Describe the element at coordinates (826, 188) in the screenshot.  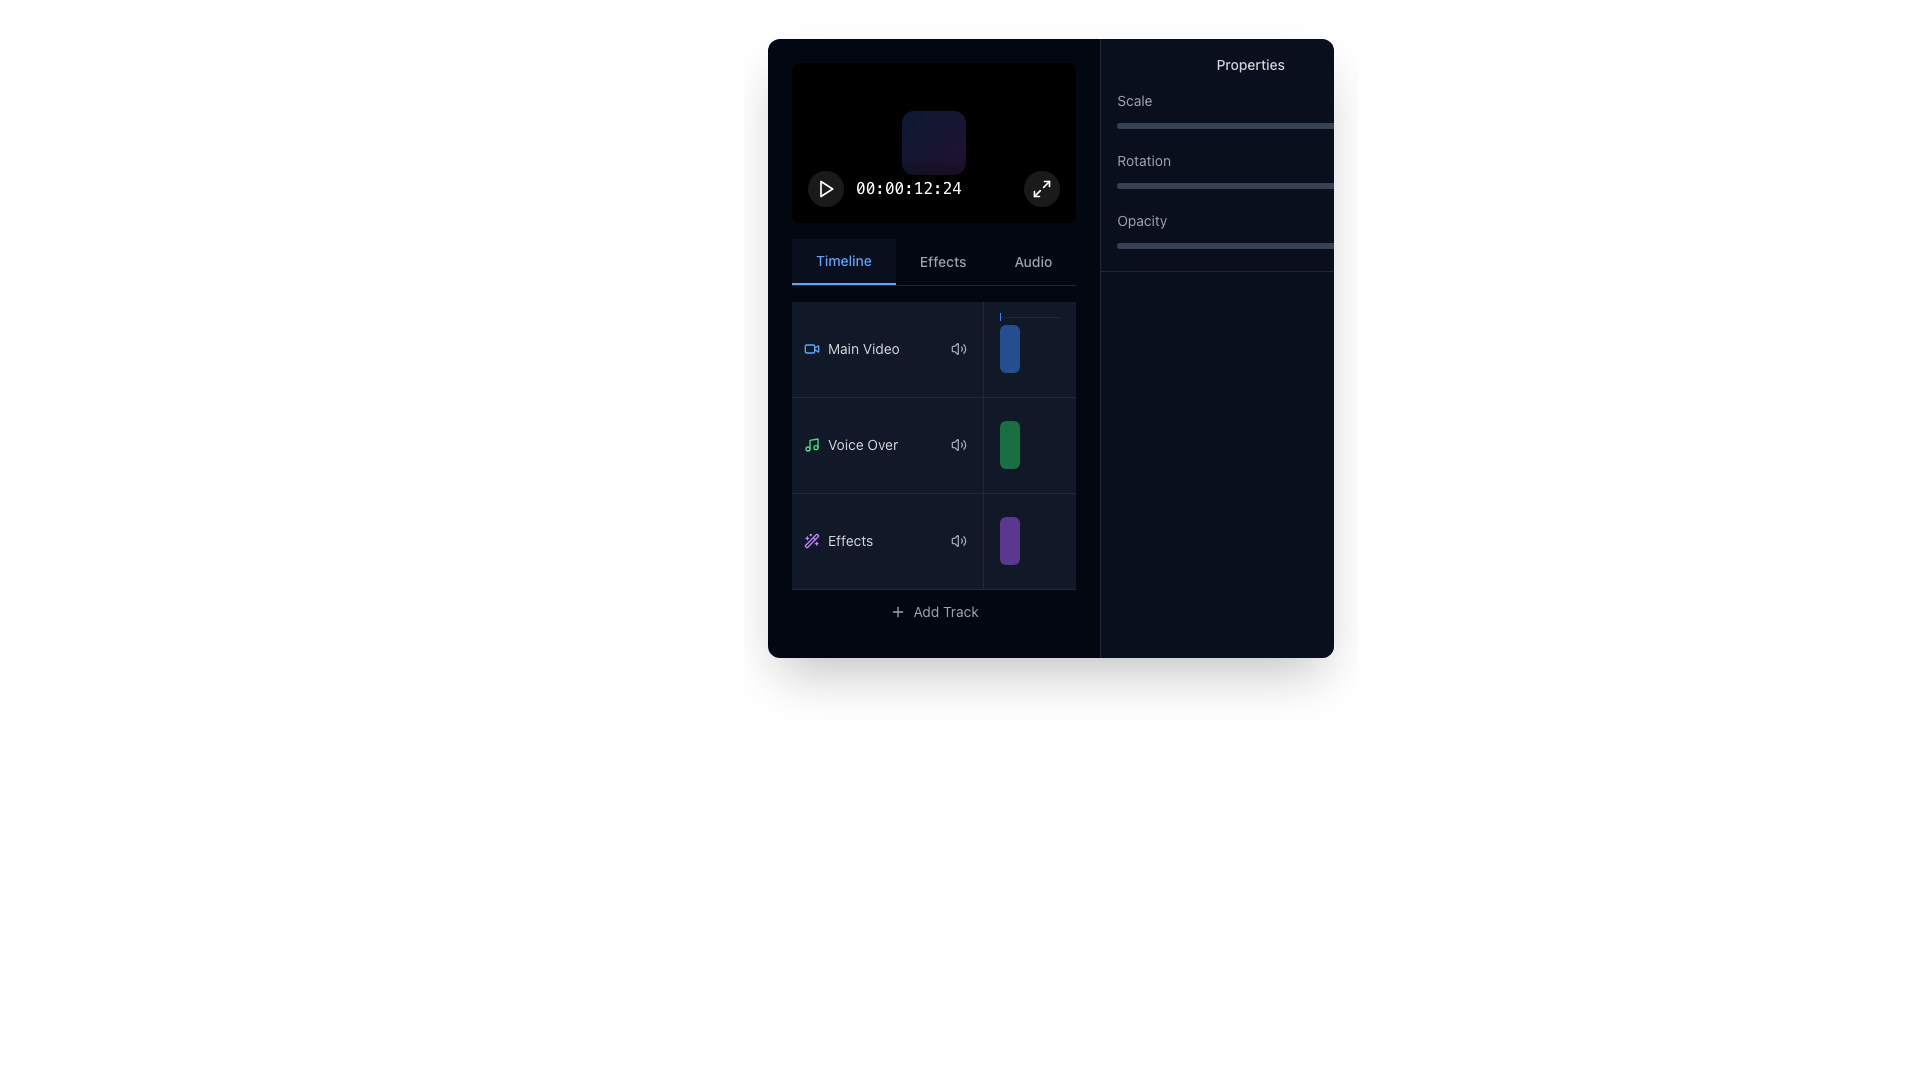
I see `the play button located in the upper left panel of the interface` at that location.